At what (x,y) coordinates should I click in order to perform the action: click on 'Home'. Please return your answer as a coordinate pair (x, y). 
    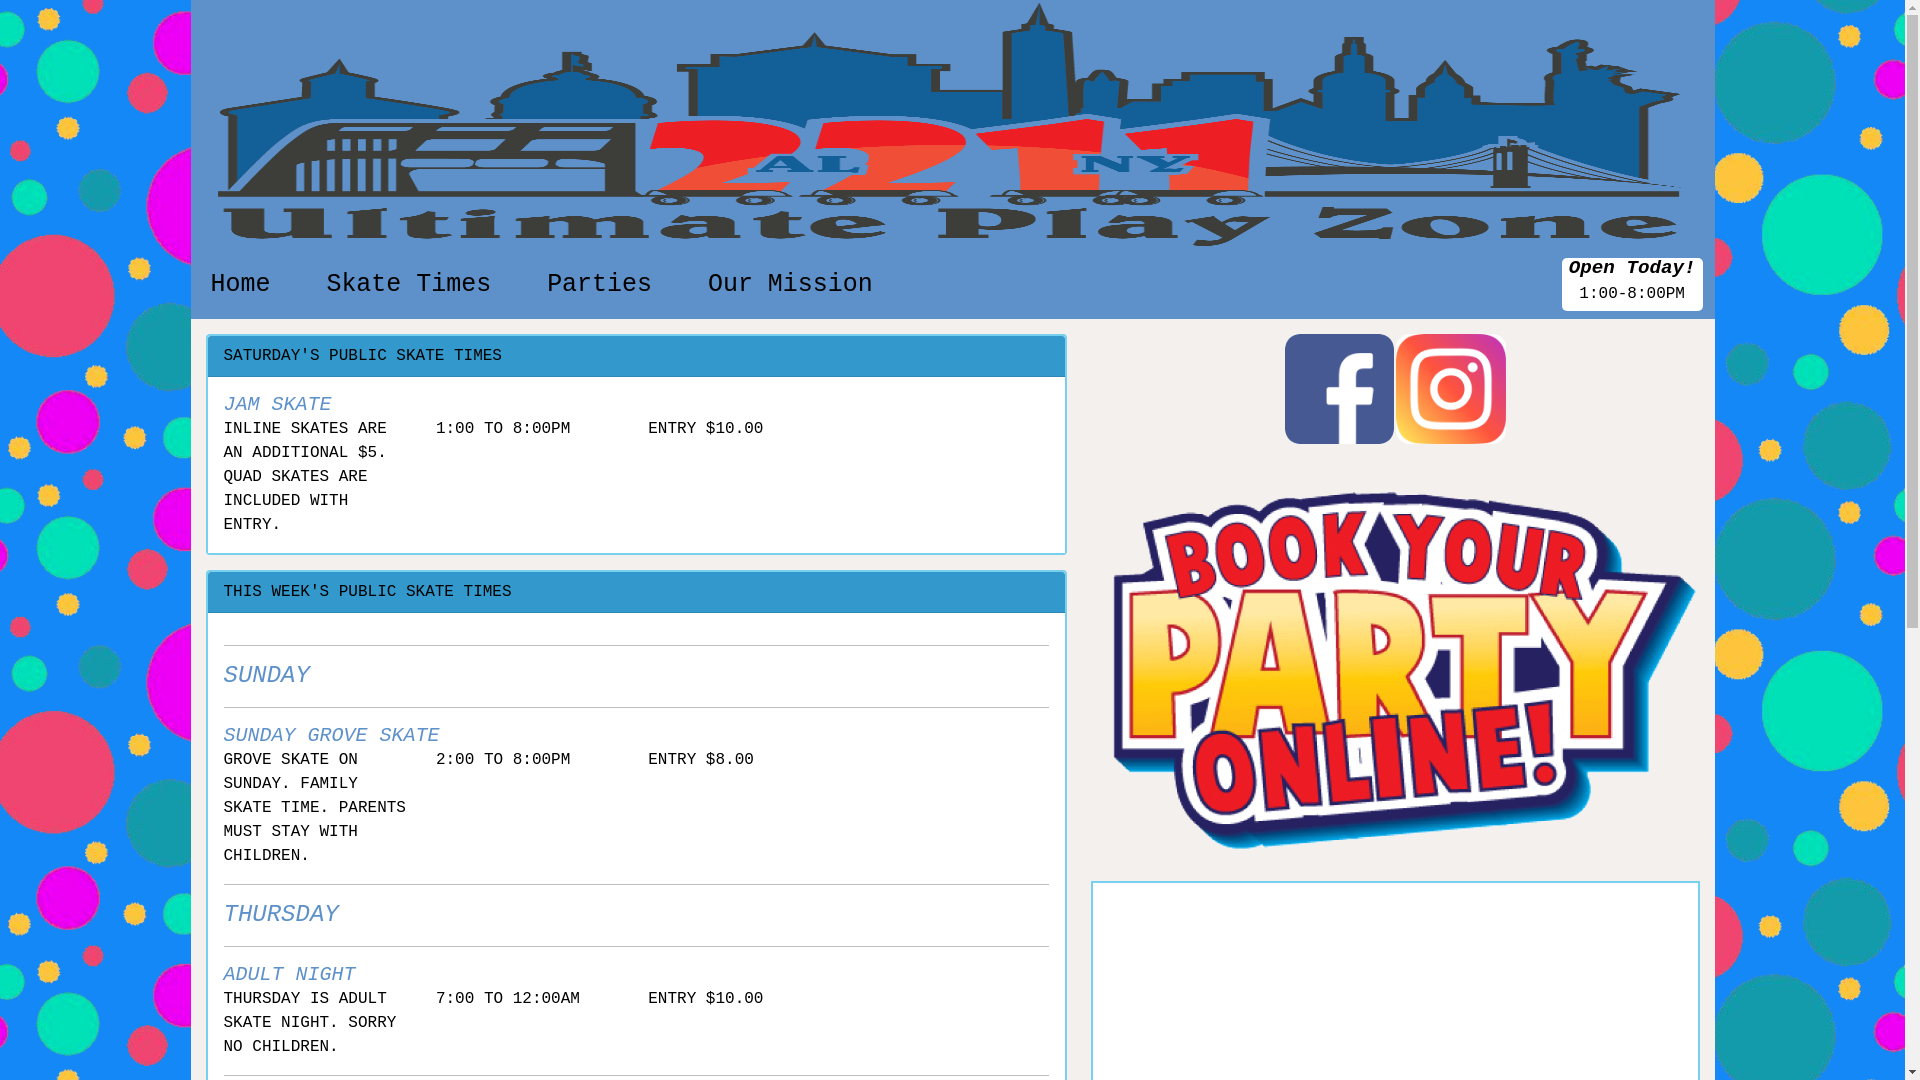
    Looking at the image, I should click on (240, 284).